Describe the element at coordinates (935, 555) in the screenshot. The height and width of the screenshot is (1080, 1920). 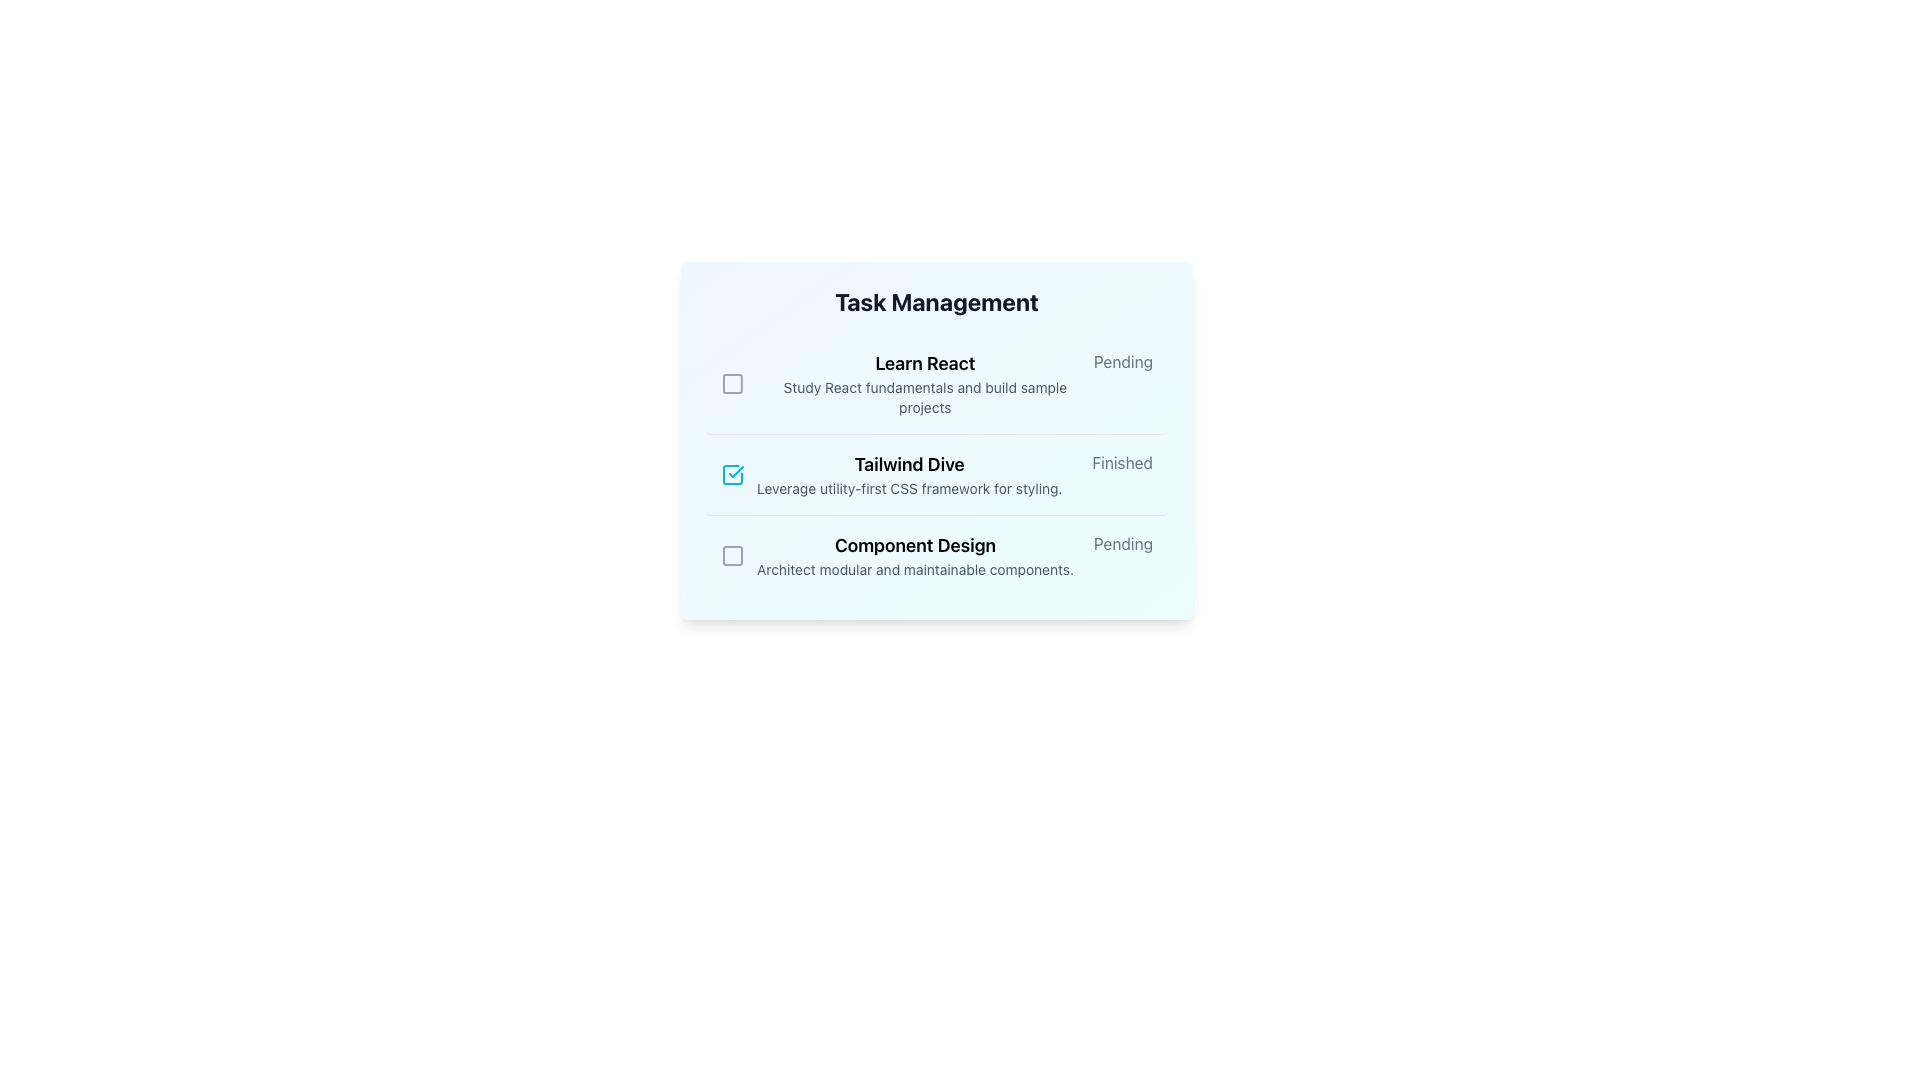
I see `the task item titled 'Component Design'` at that location.